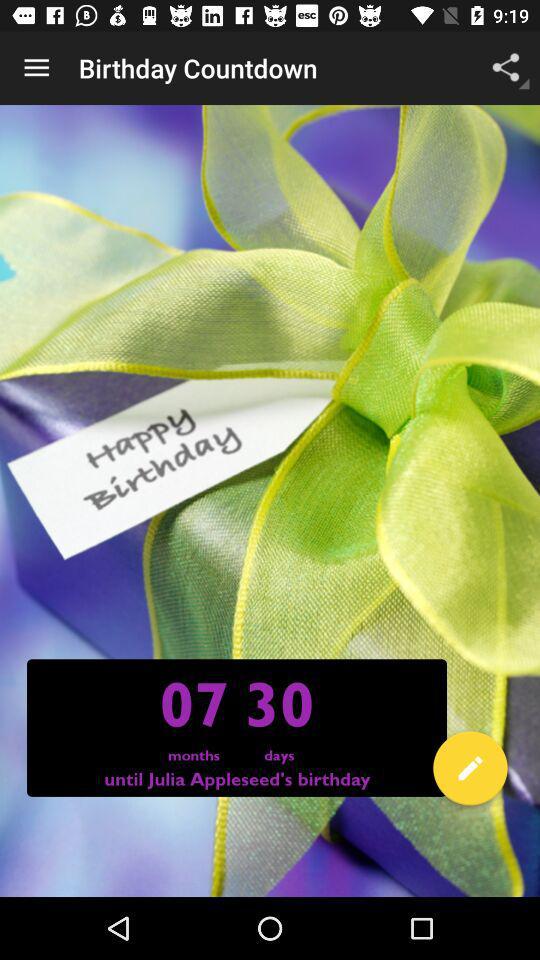 This screenshot has height=960, width=540. What do you see at coordinates (470, 771) in the screenshot?
I see `the edit icon` at bounding box center [470, 771].